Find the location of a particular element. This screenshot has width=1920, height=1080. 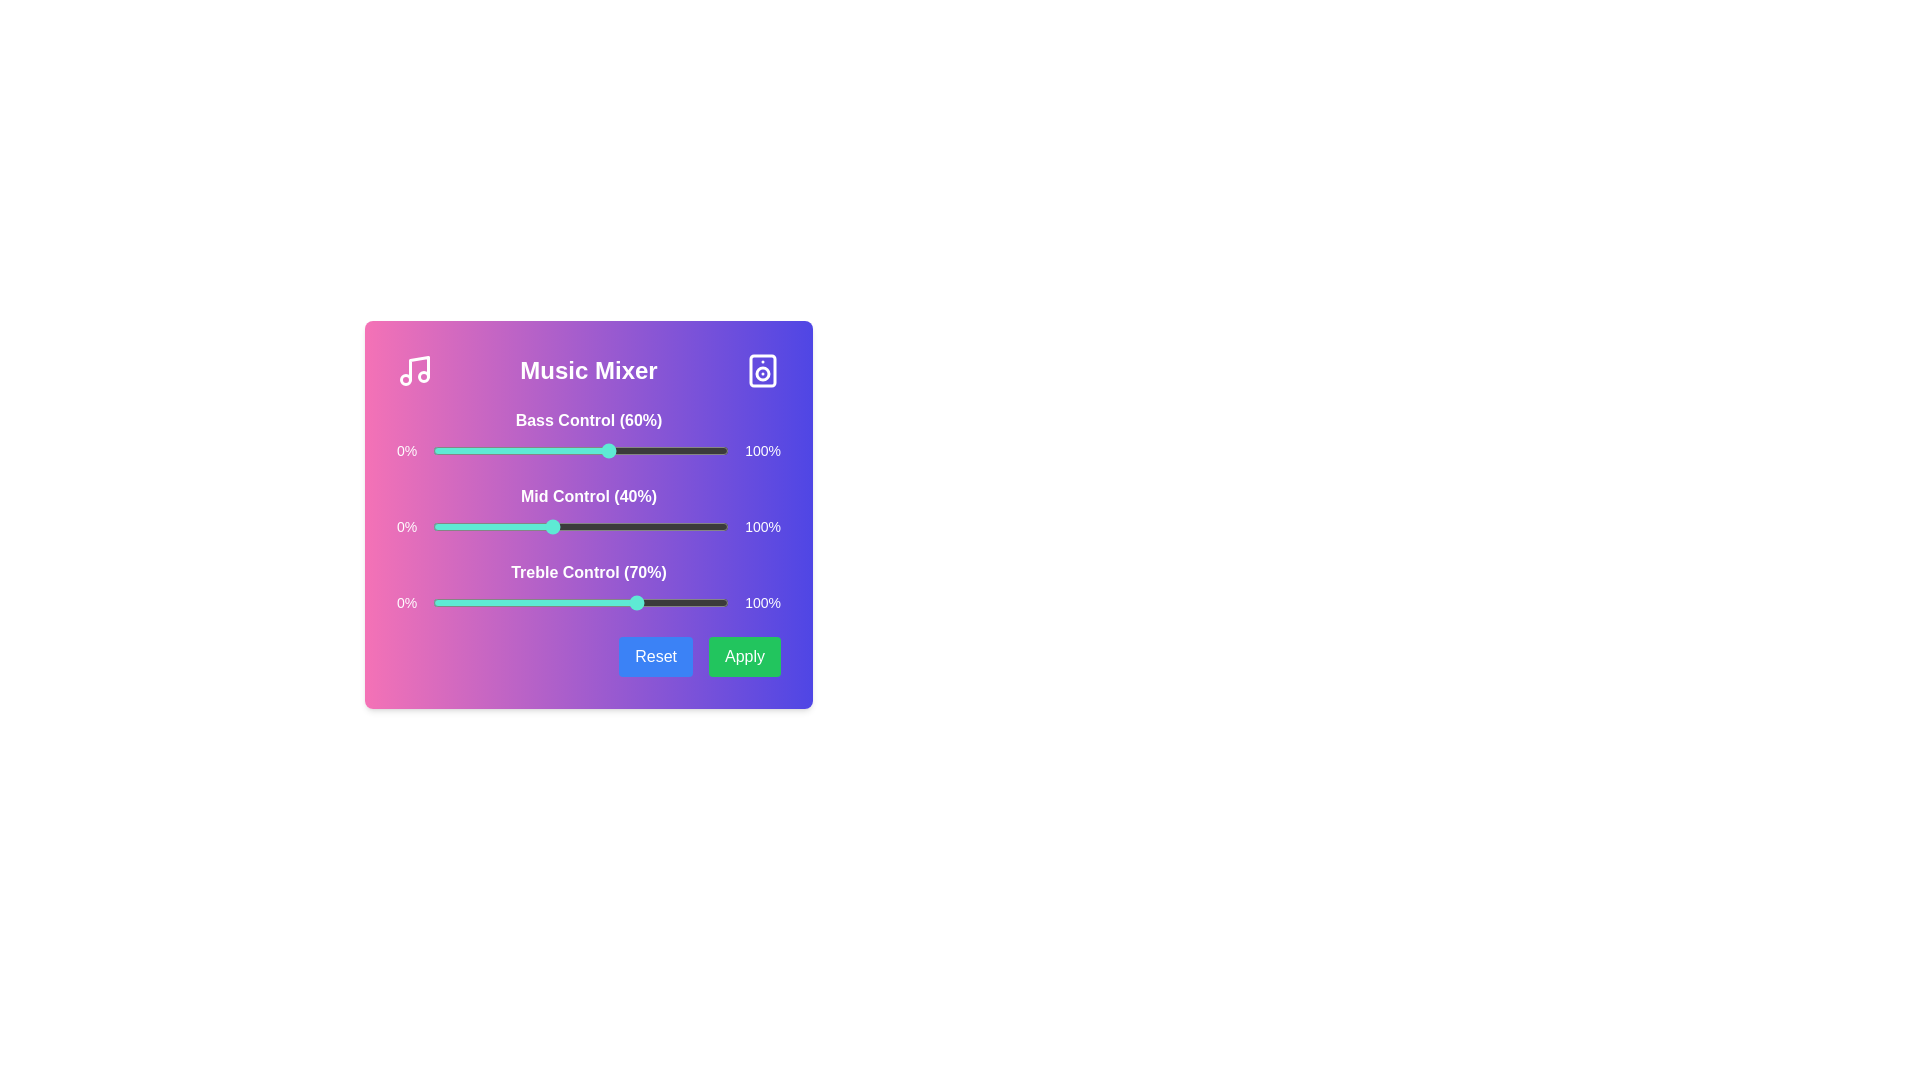

the 'Reset' button to reset the music mixer controls is located at coordinates (656, 656).